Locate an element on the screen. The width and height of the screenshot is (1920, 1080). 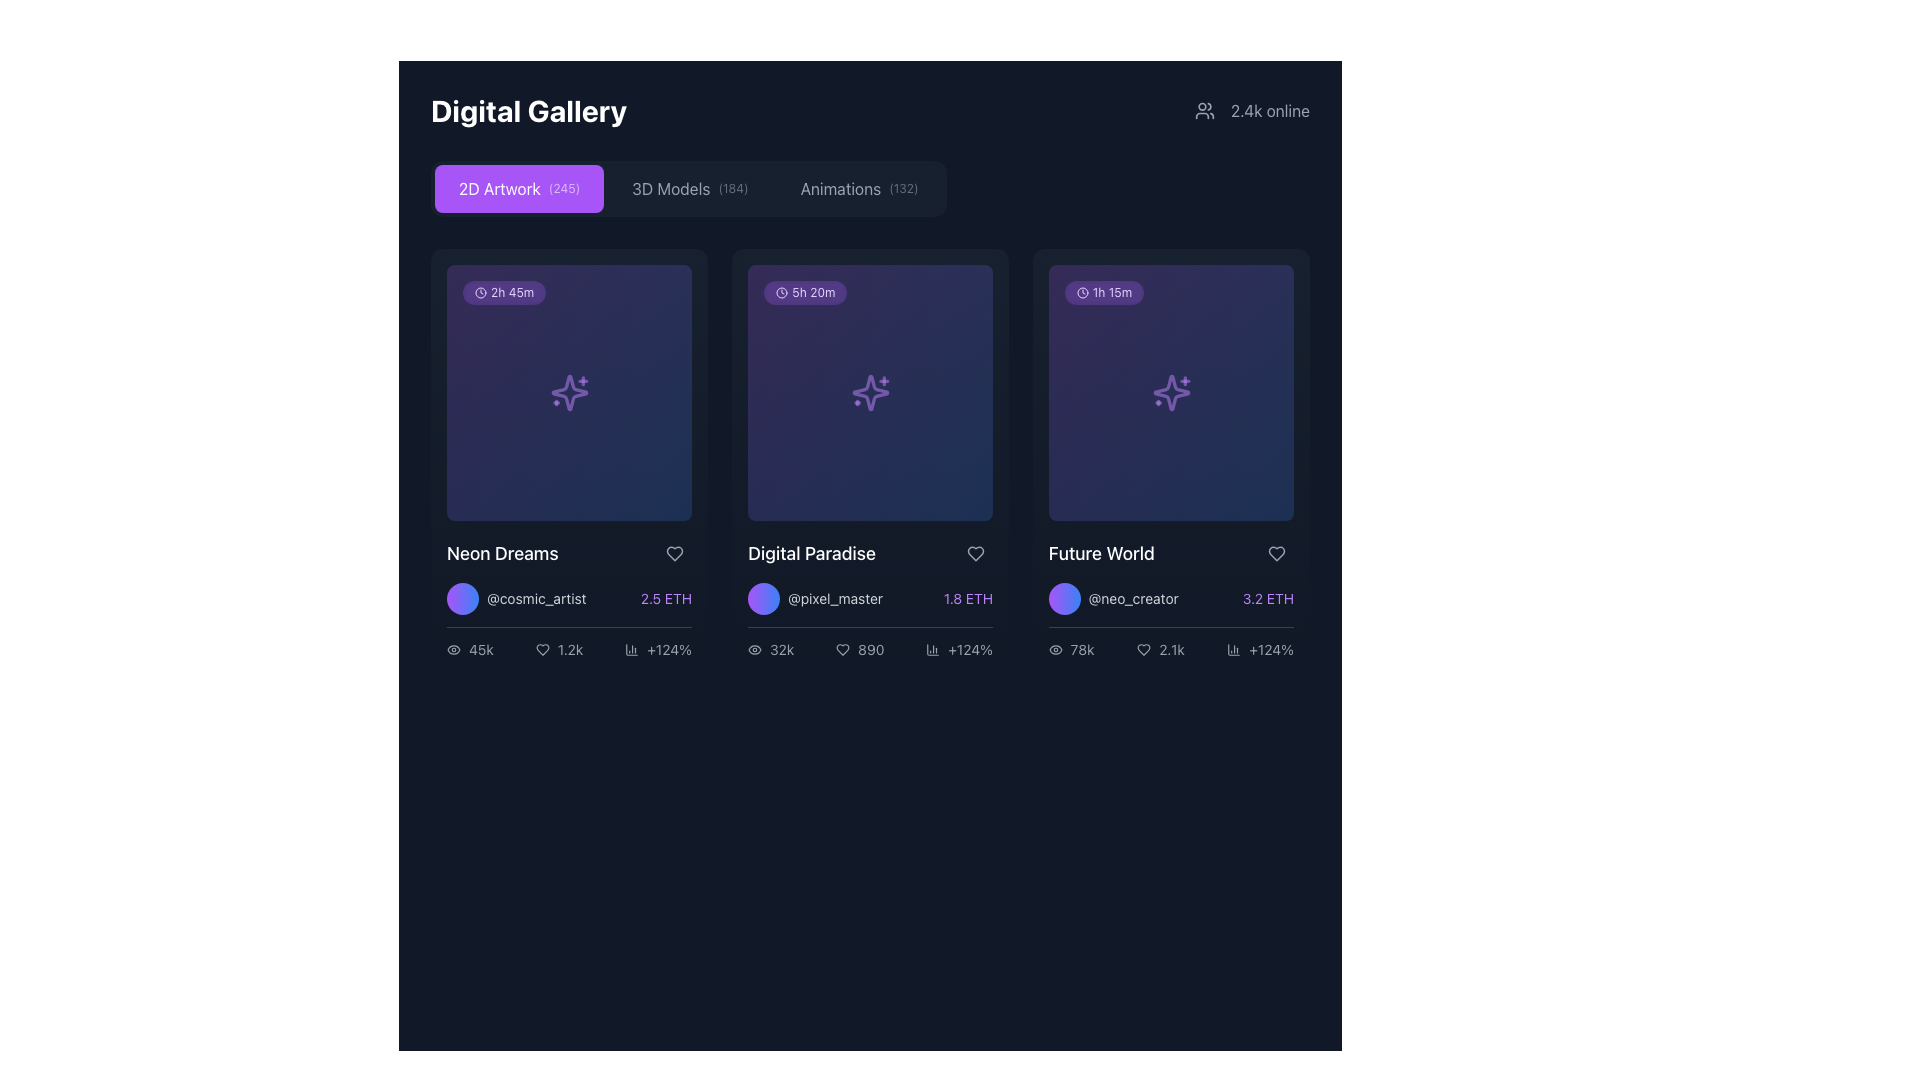
the circular gradient-colored icon transitioning from purple to blue, which is located to the left of the text '@cosmic_artist' is located at coordinates (461, 597).